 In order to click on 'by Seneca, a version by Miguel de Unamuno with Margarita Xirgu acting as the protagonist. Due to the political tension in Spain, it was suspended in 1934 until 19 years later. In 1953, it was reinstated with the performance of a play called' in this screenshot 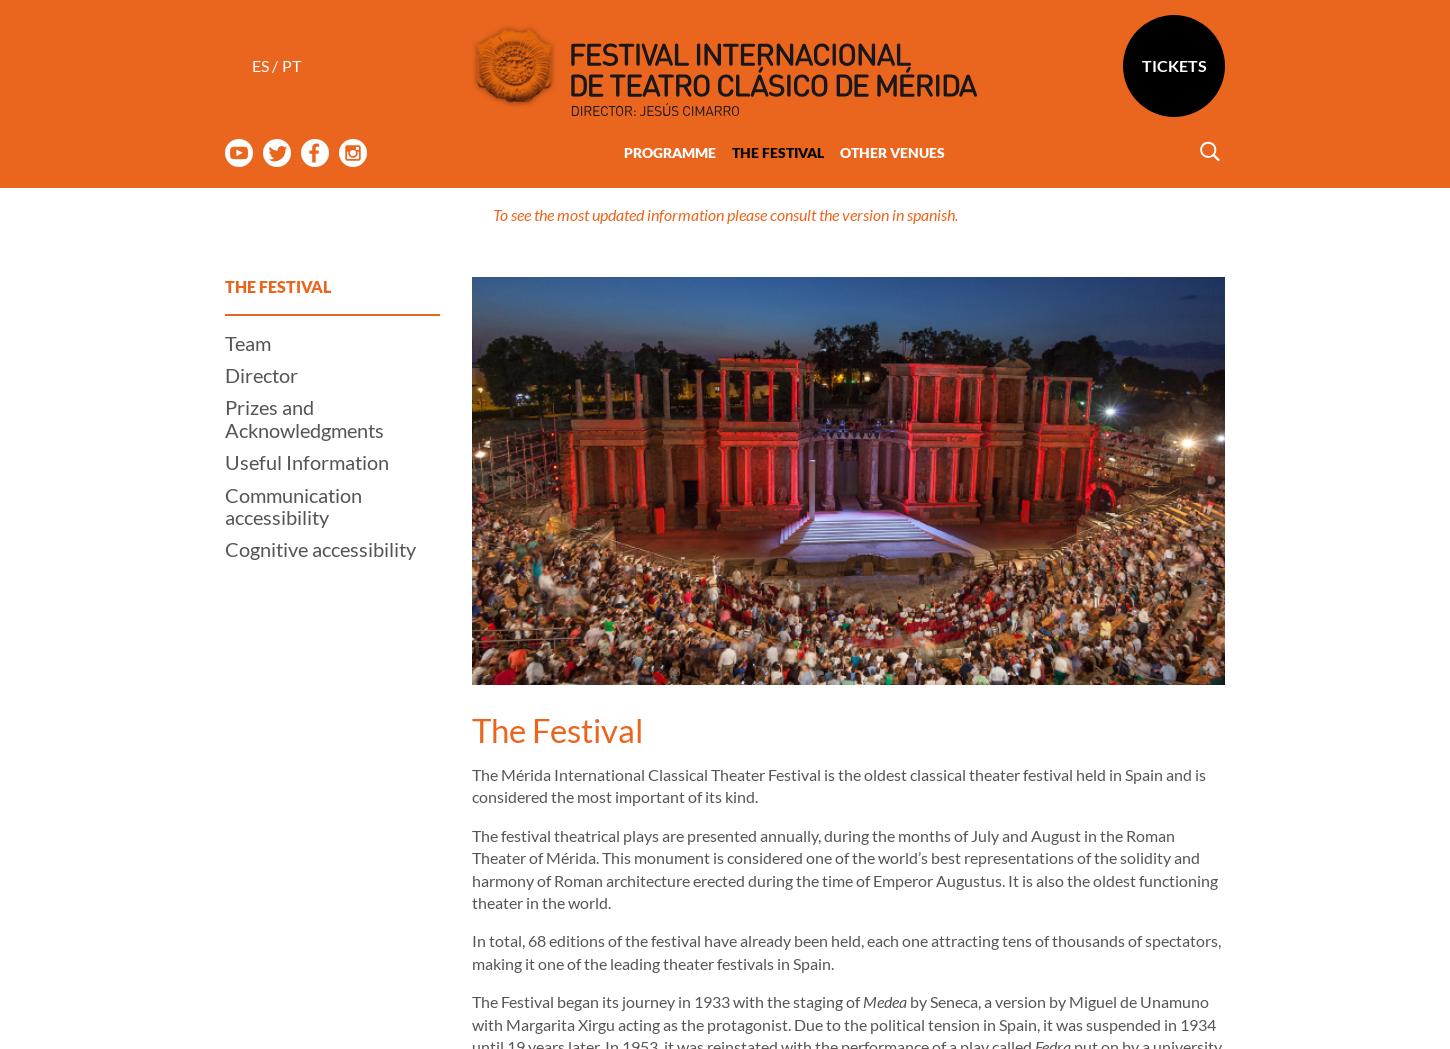, I will do `click(844, 943)`.